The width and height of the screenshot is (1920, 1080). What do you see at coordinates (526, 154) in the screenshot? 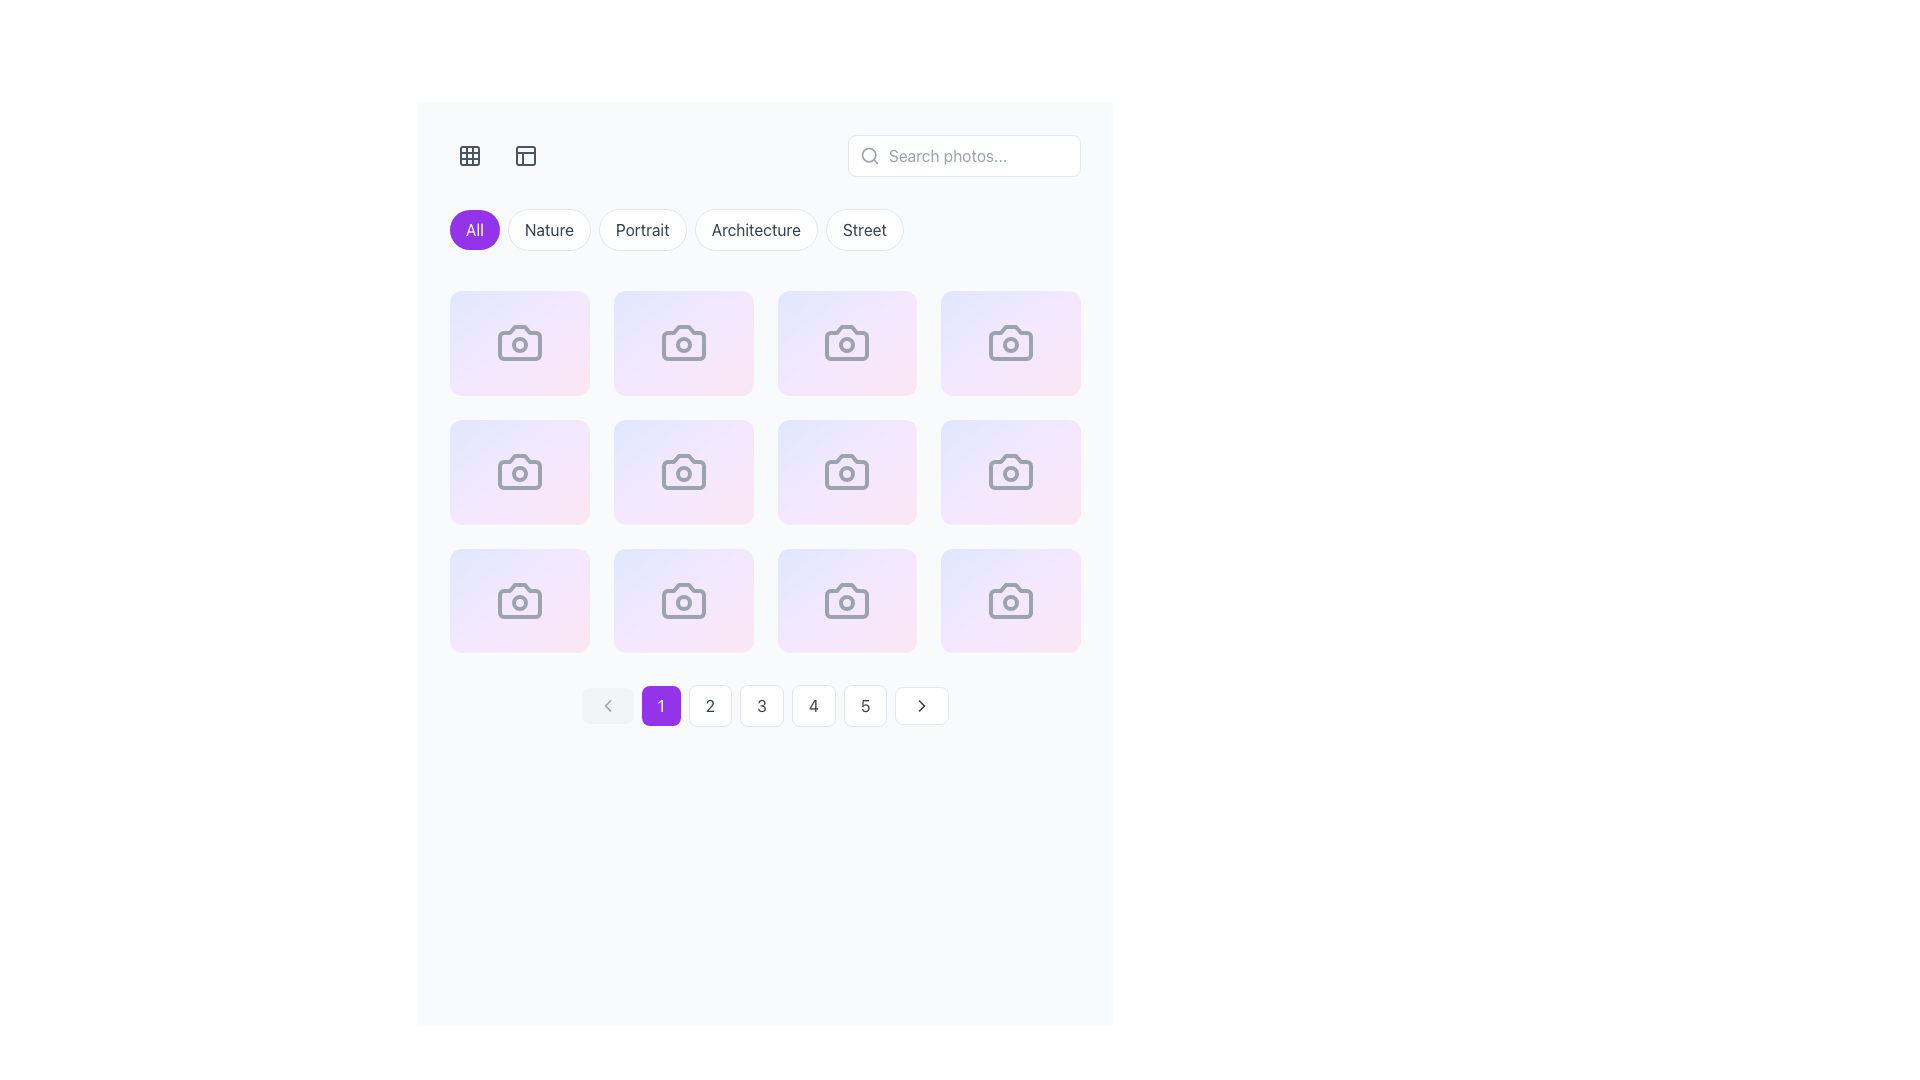
I see `the button styled as an icon in the navigation bar` at bounding box center [526, 154].